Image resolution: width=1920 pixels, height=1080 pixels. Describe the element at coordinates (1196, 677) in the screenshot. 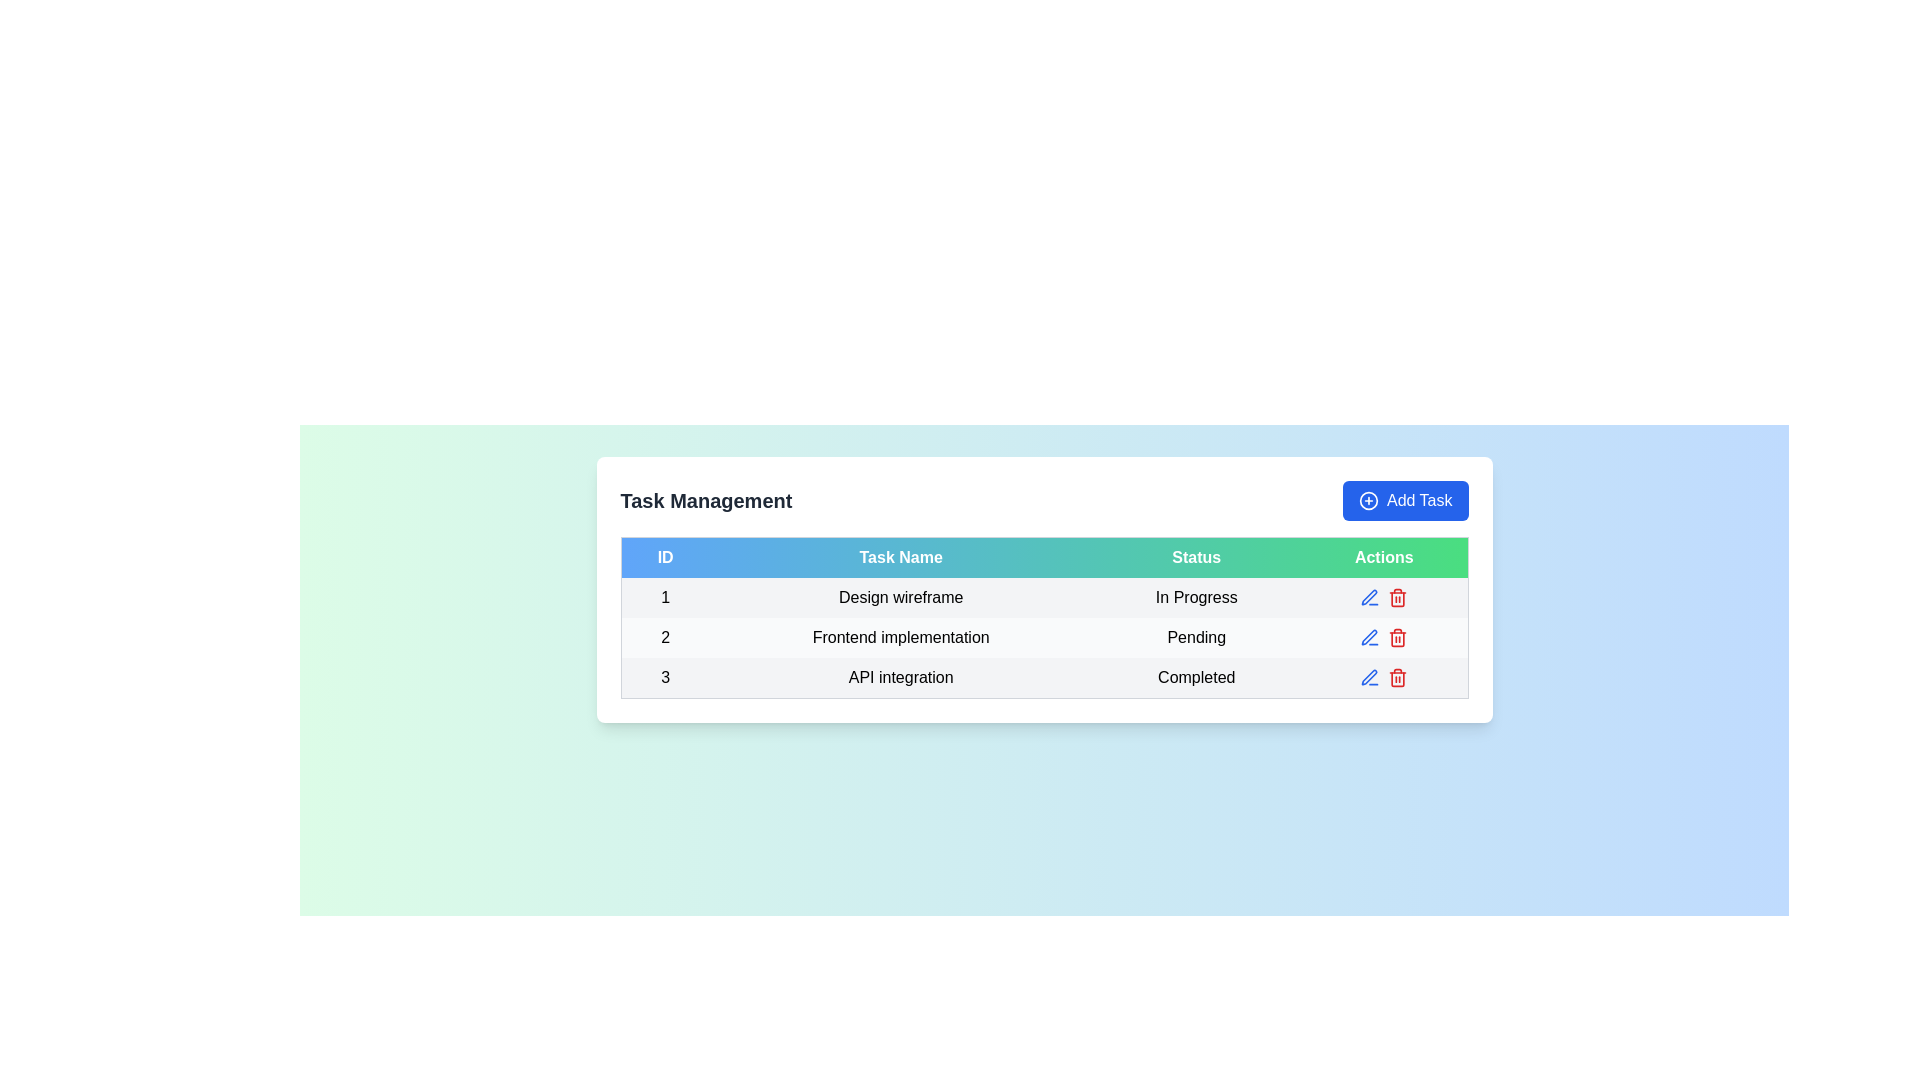

I see `the static text field indicating the completion status of the task 'API integration' located in the third row of the table under the 'Status' column` at that location.